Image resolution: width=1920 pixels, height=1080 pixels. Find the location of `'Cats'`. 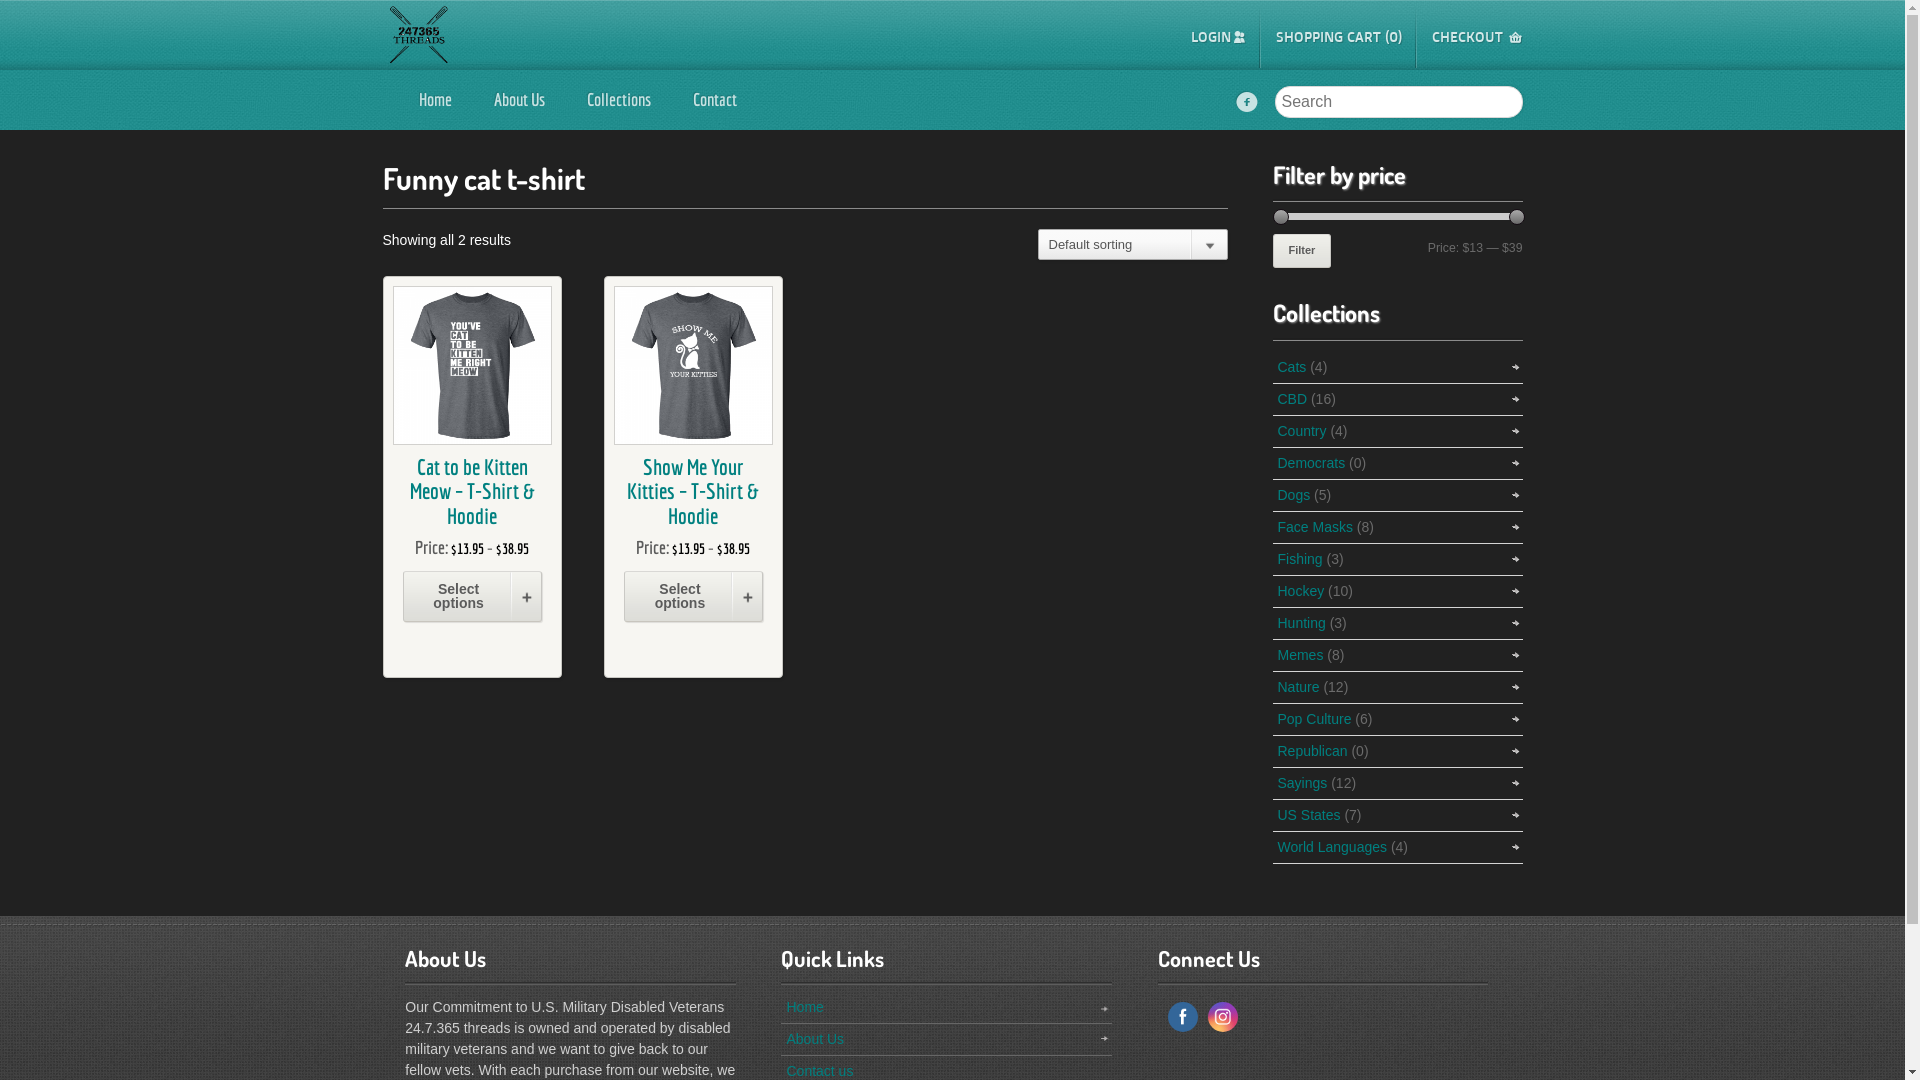

'Cats' is located at coordinates (1292, 366).